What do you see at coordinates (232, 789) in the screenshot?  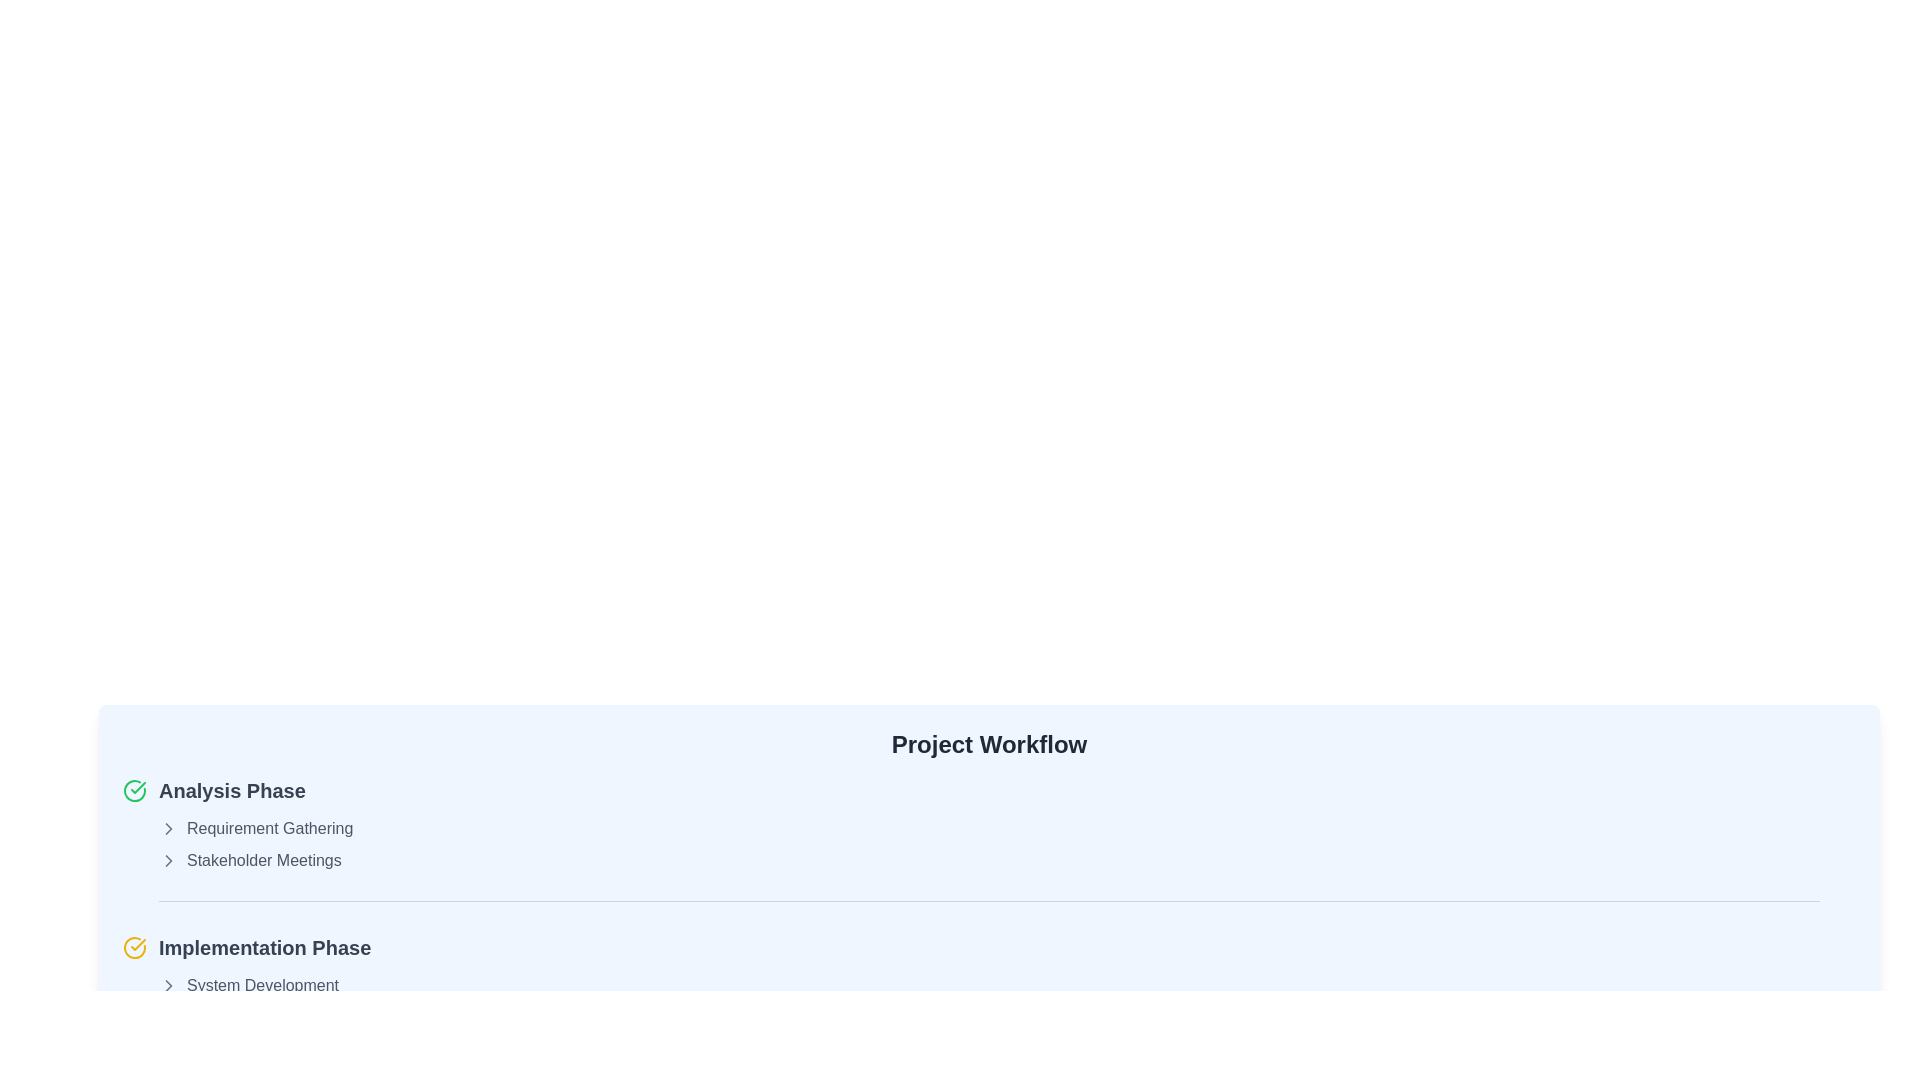 I see `text label indicating the current phase of the project workflow, which displays 'Analysis Phase'` at bounding box center [232, 789].